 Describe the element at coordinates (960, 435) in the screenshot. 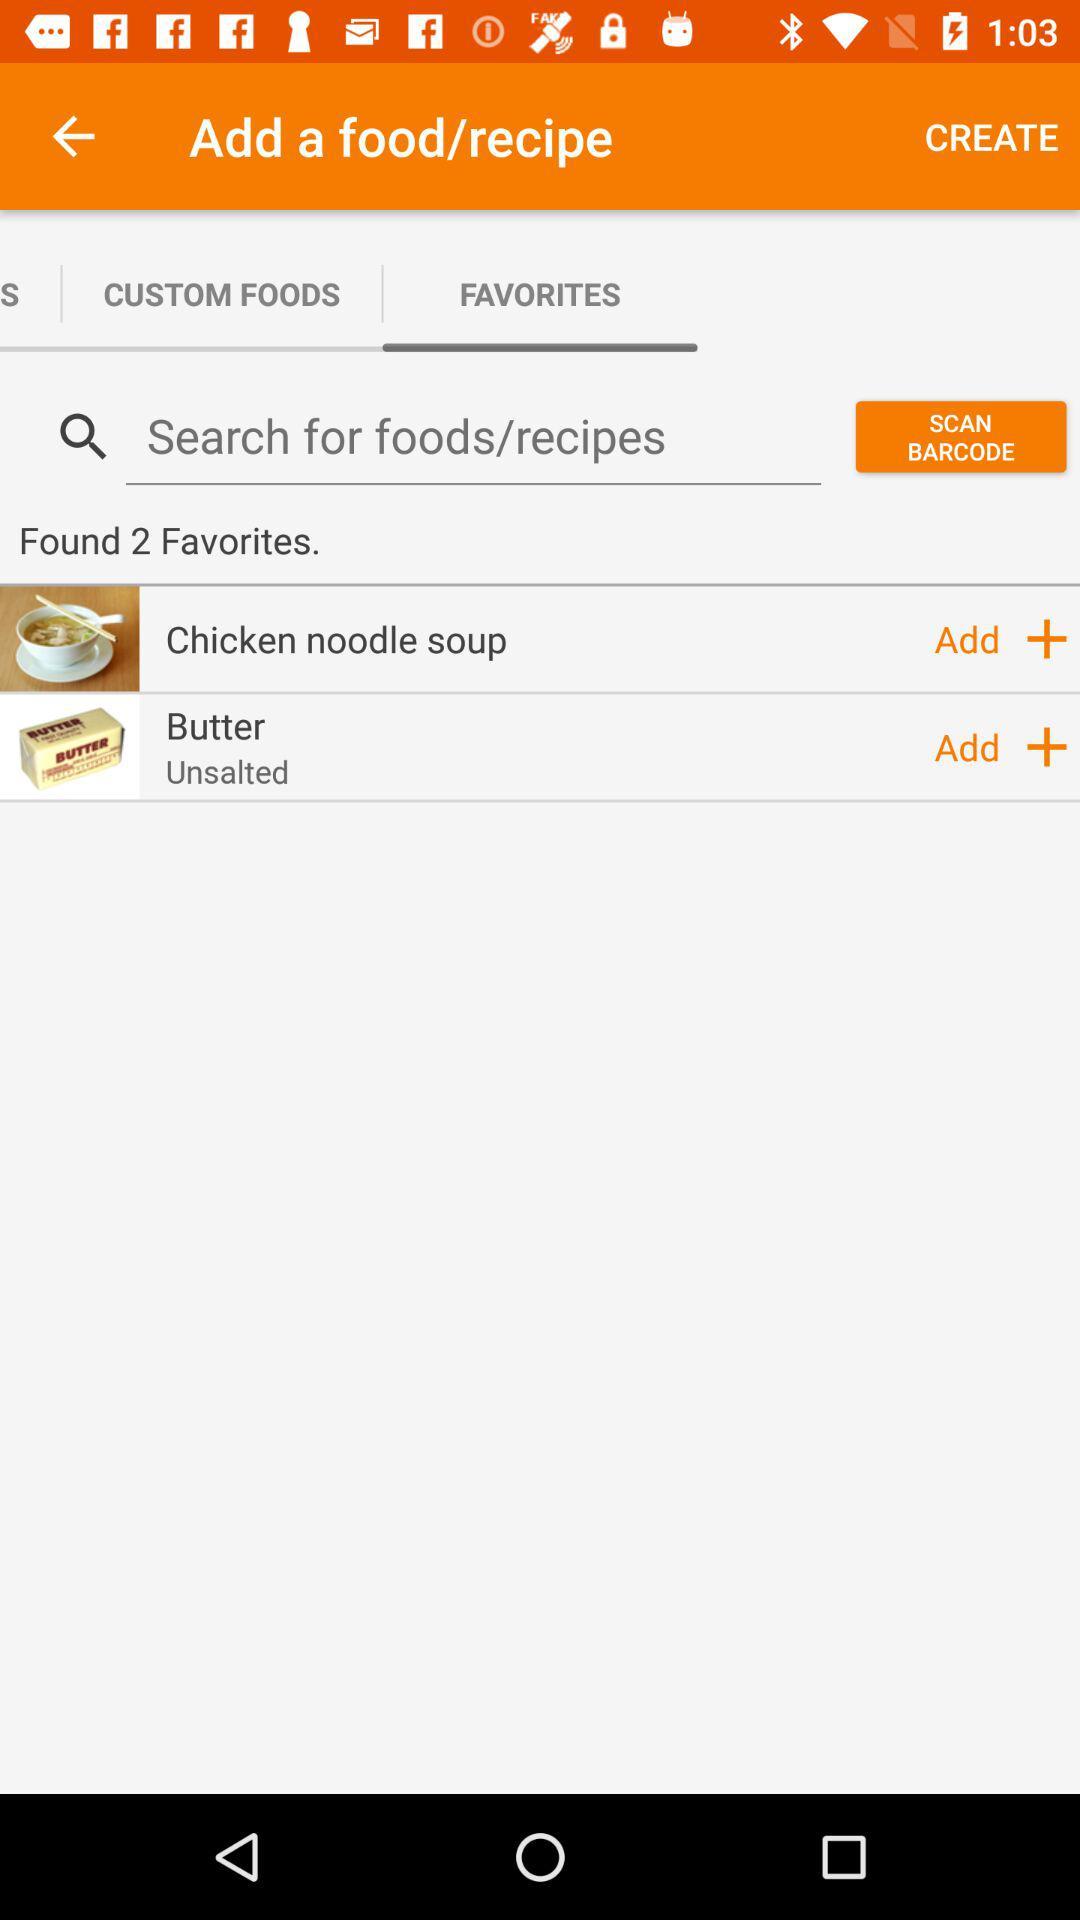

I see `scan` at that location.